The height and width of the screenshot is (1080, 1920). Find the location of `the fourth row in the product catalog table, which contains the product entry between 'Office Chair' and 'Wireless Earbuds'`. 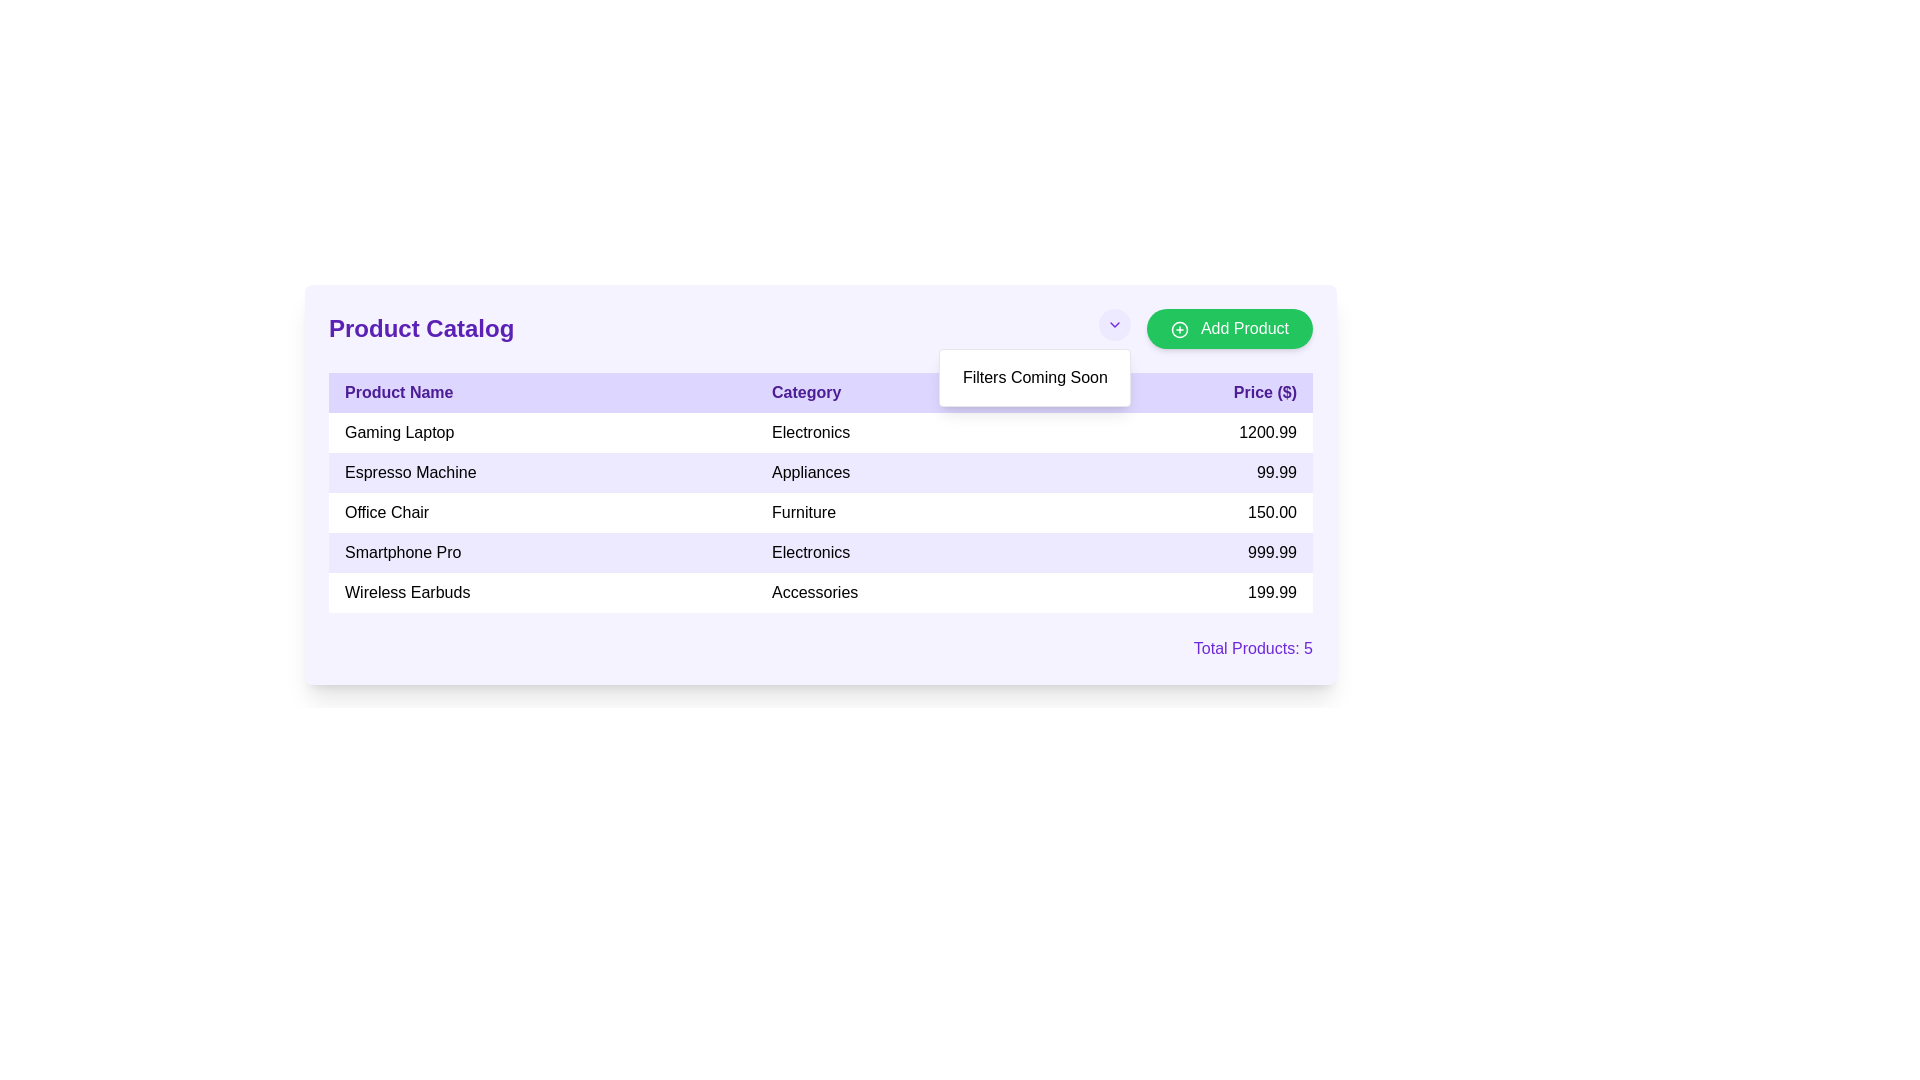

the fourth row in the product catalog table, which contains the product entry between 'Office Chair' and 'Wireless Earbuds' is located at coordinates (820, 552).